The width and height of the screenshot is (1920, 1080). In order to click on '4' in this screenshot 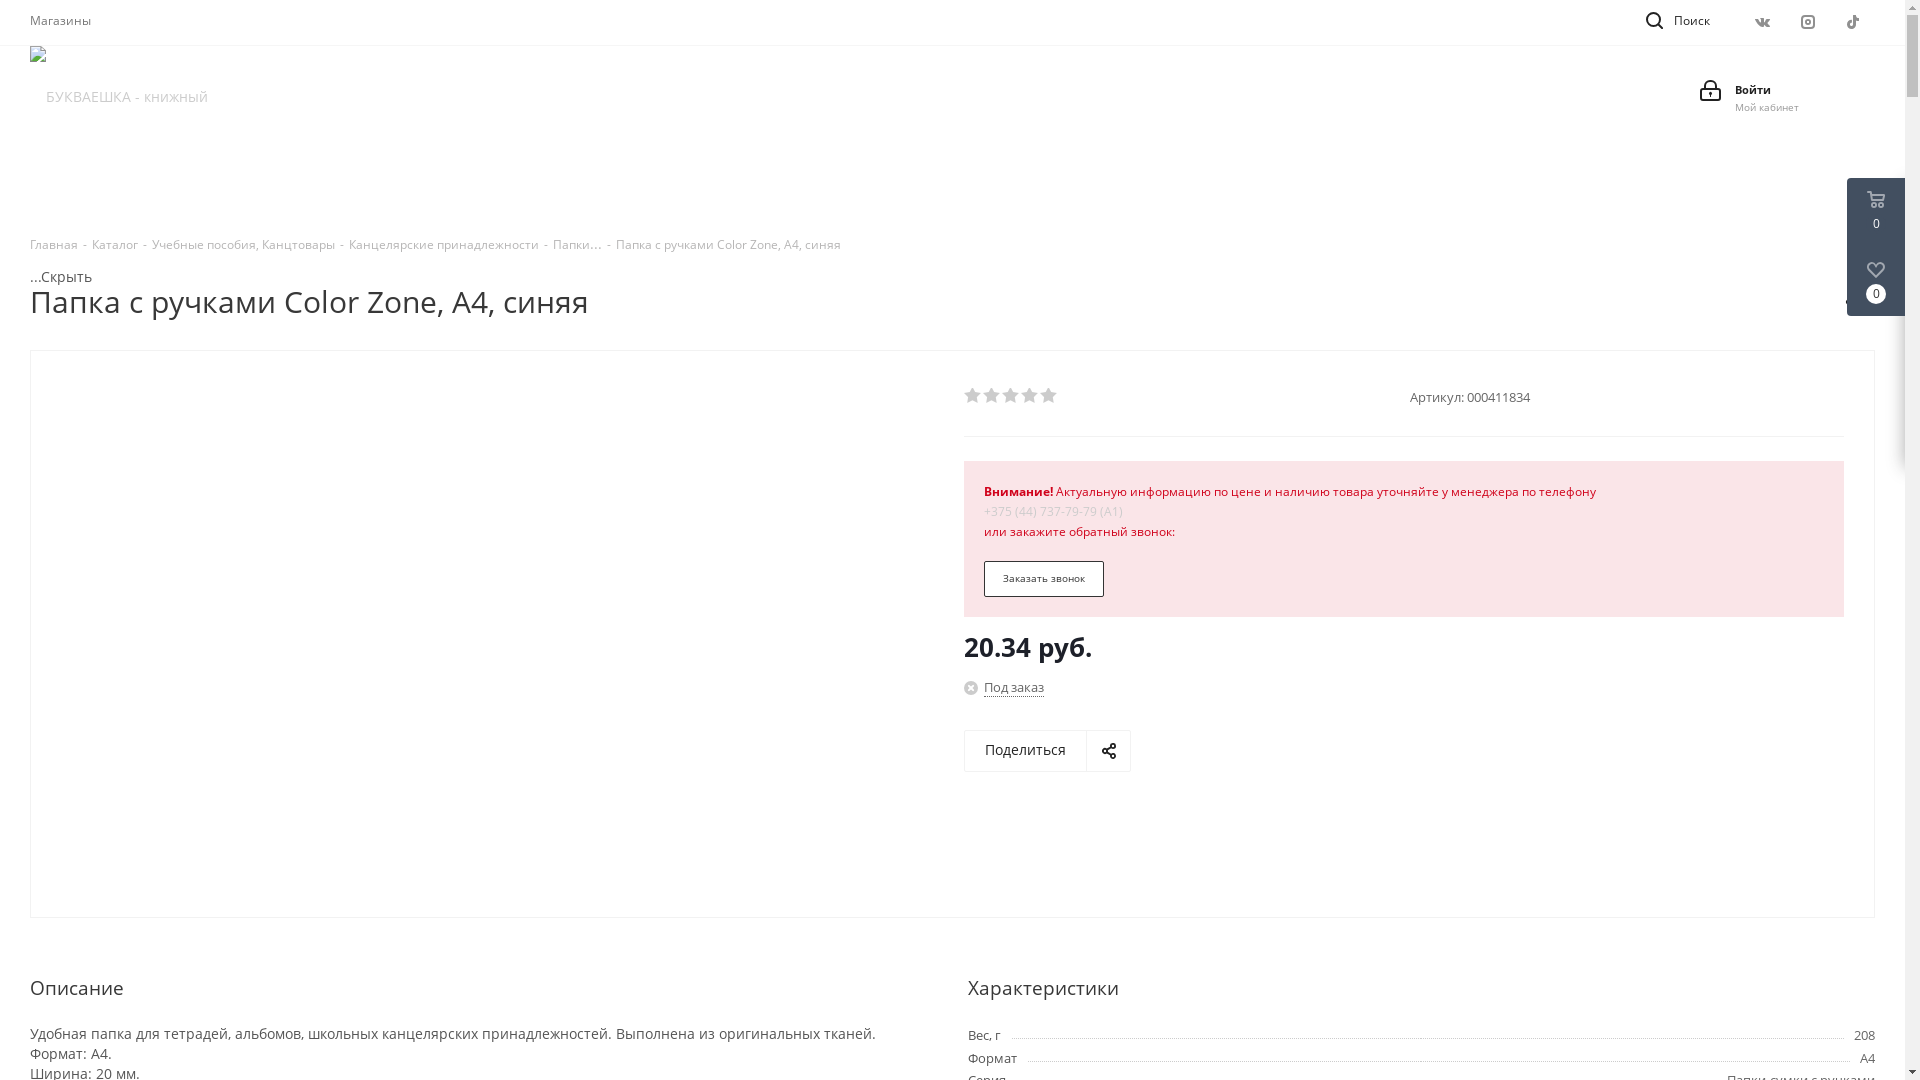, I will do `click(1029, 396)`.